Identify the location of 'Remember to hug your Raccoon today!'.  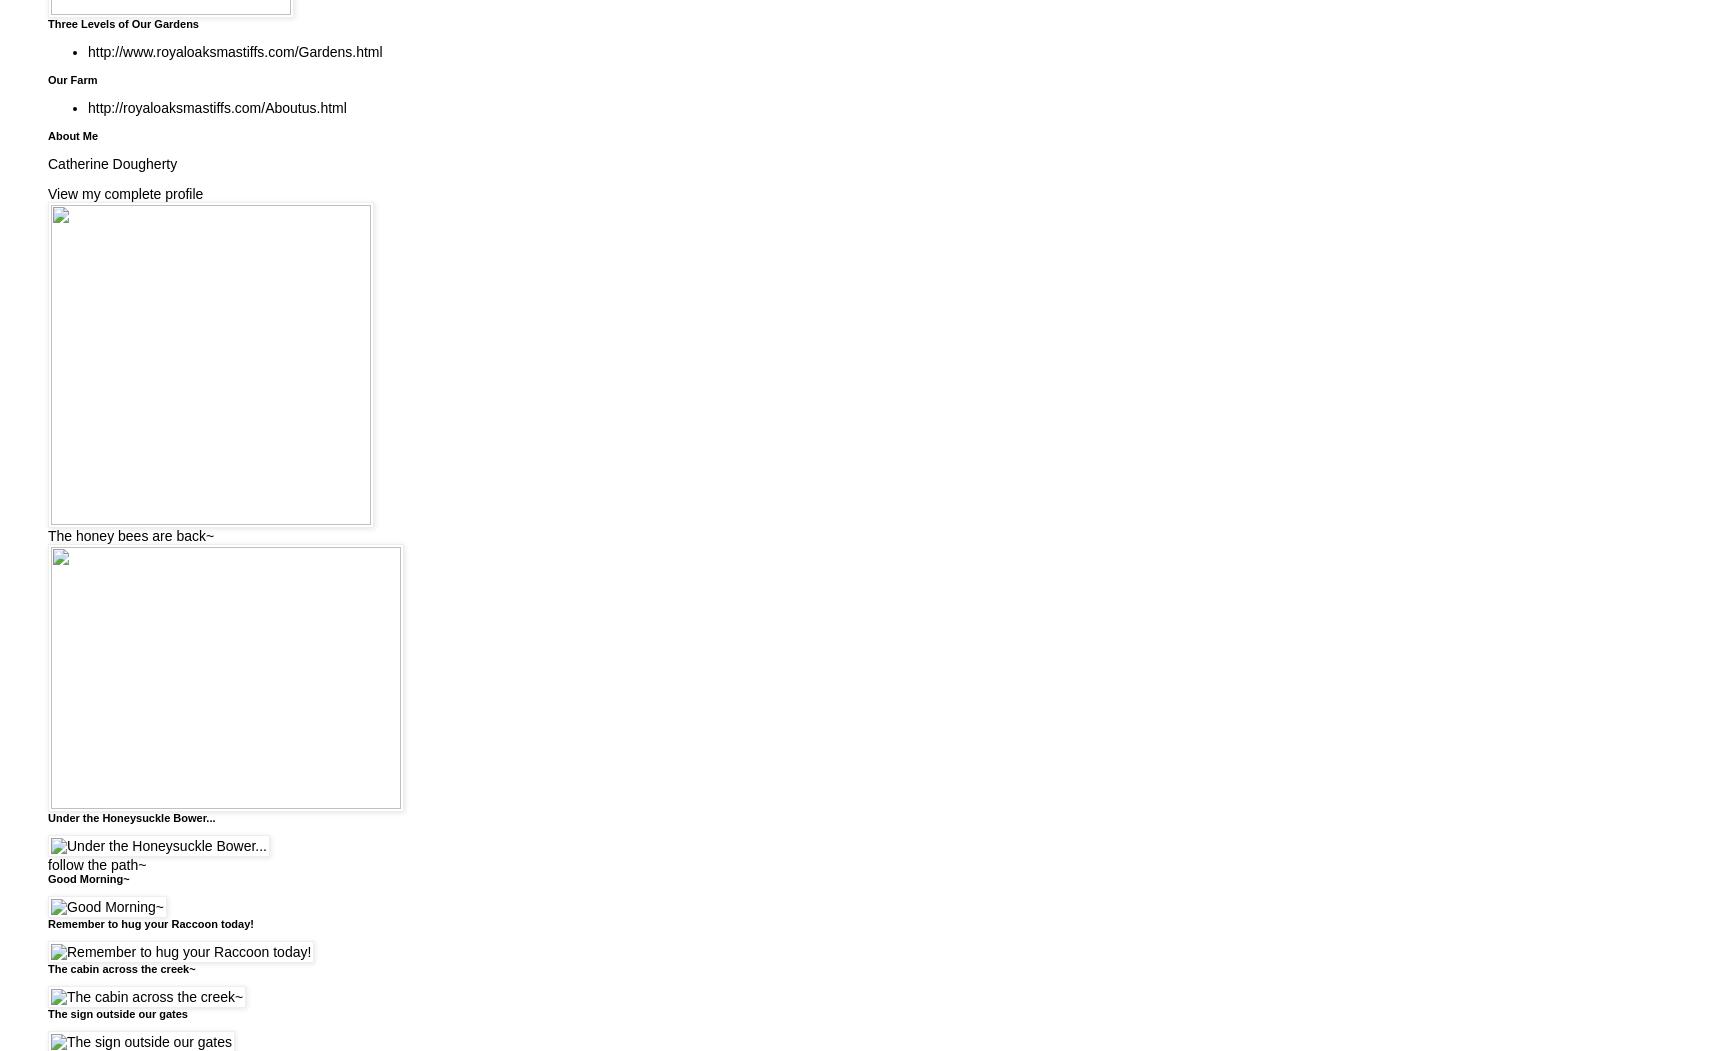
(150, 922).